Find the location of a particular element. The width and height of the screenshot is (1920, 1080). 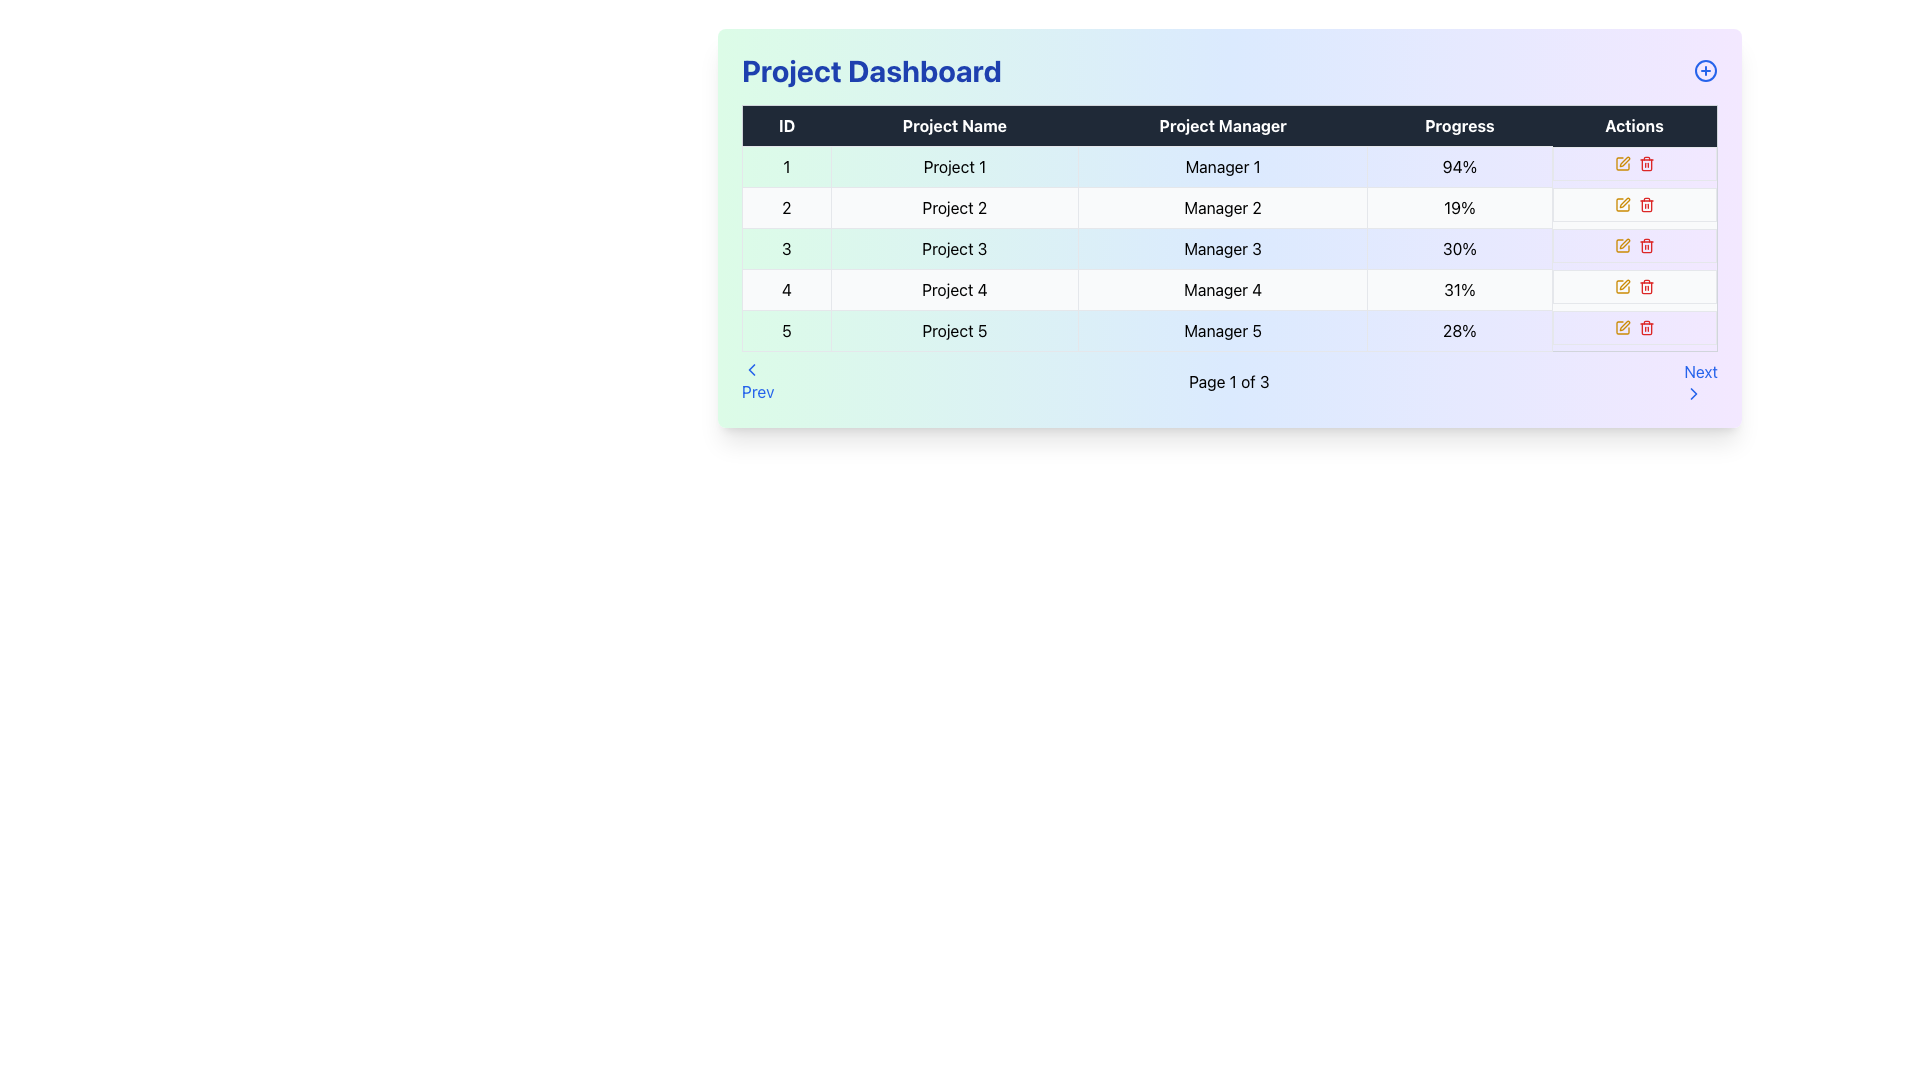

the third row in the table with a light blue background containing project details including ID '3', project name 'Project 3', project manager 'Manager 3', and progress percentage '30%.' is located at coordinates (1228, 248).